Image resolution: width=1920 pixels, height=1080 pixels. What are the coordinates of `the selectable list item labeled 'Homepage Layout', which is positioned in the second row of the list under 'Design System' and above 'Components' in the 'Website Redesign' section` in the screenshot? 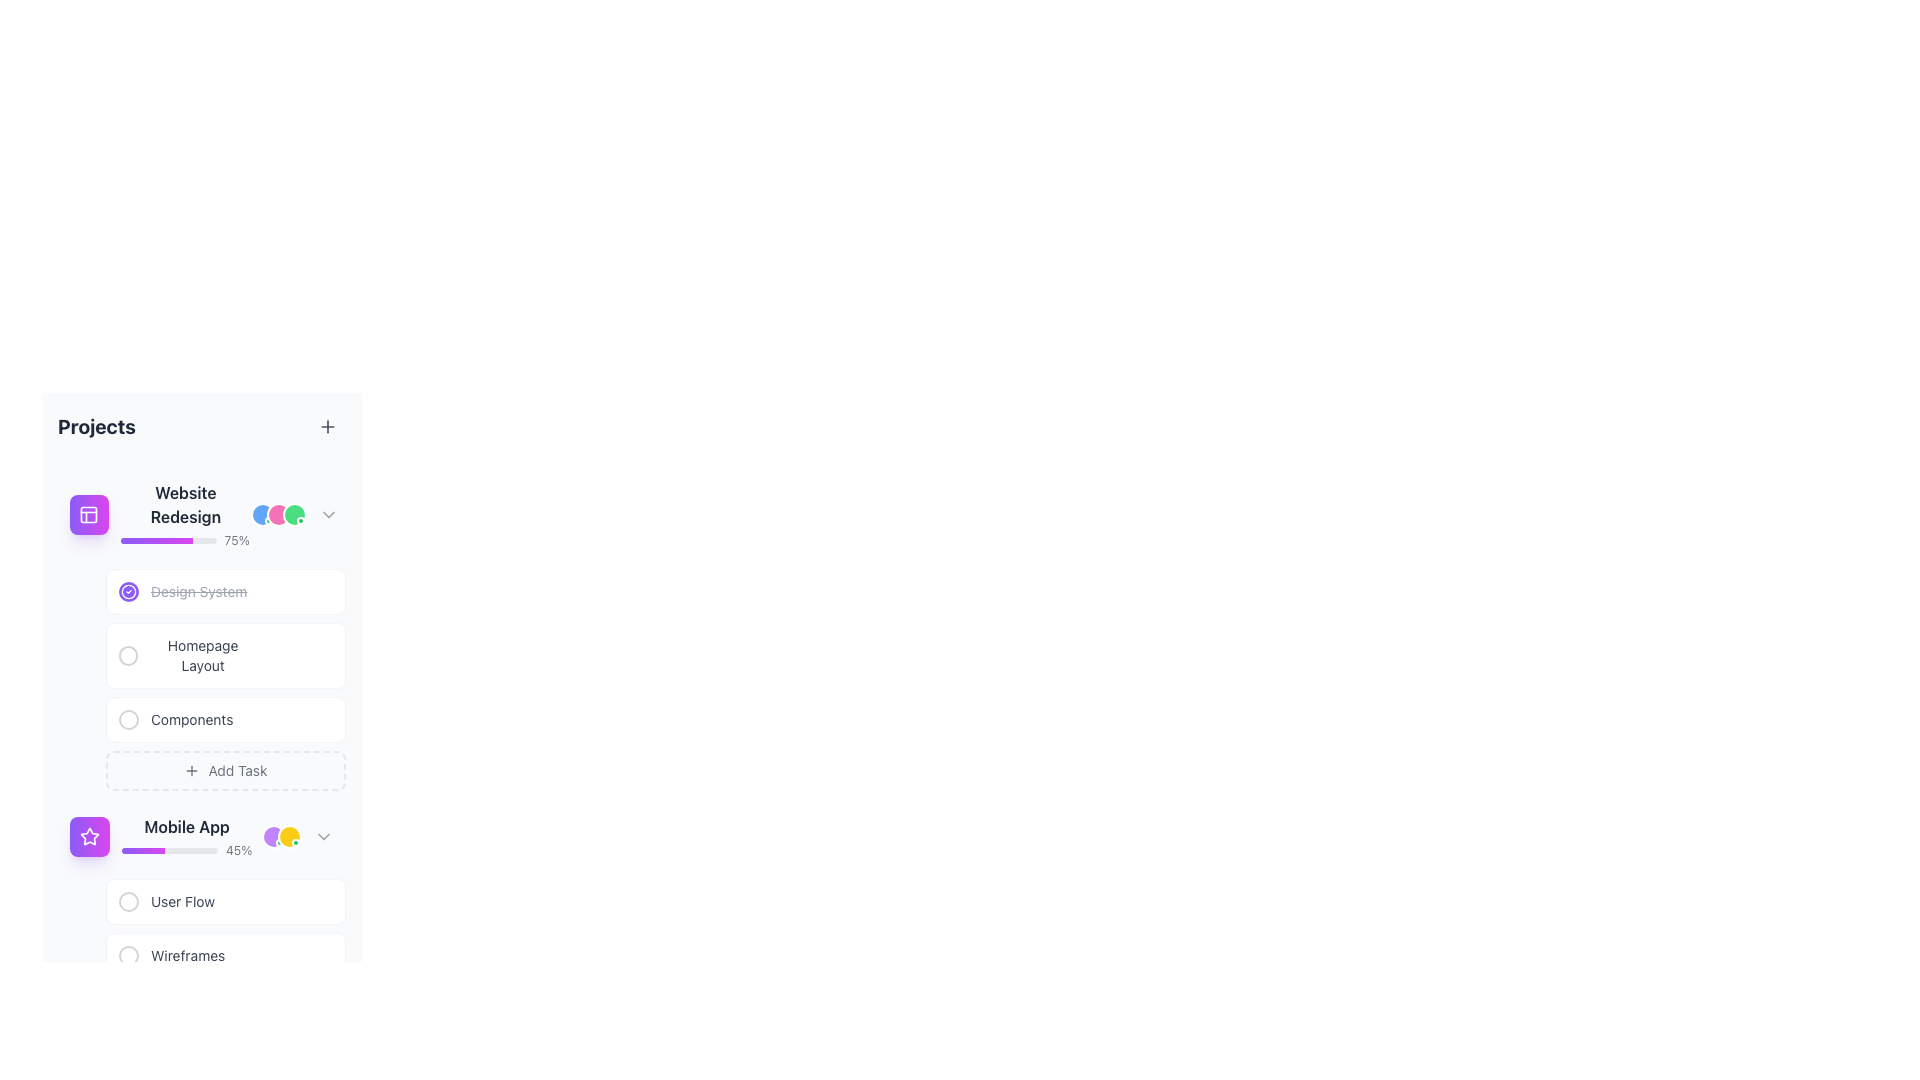 It's located at (225, 678).